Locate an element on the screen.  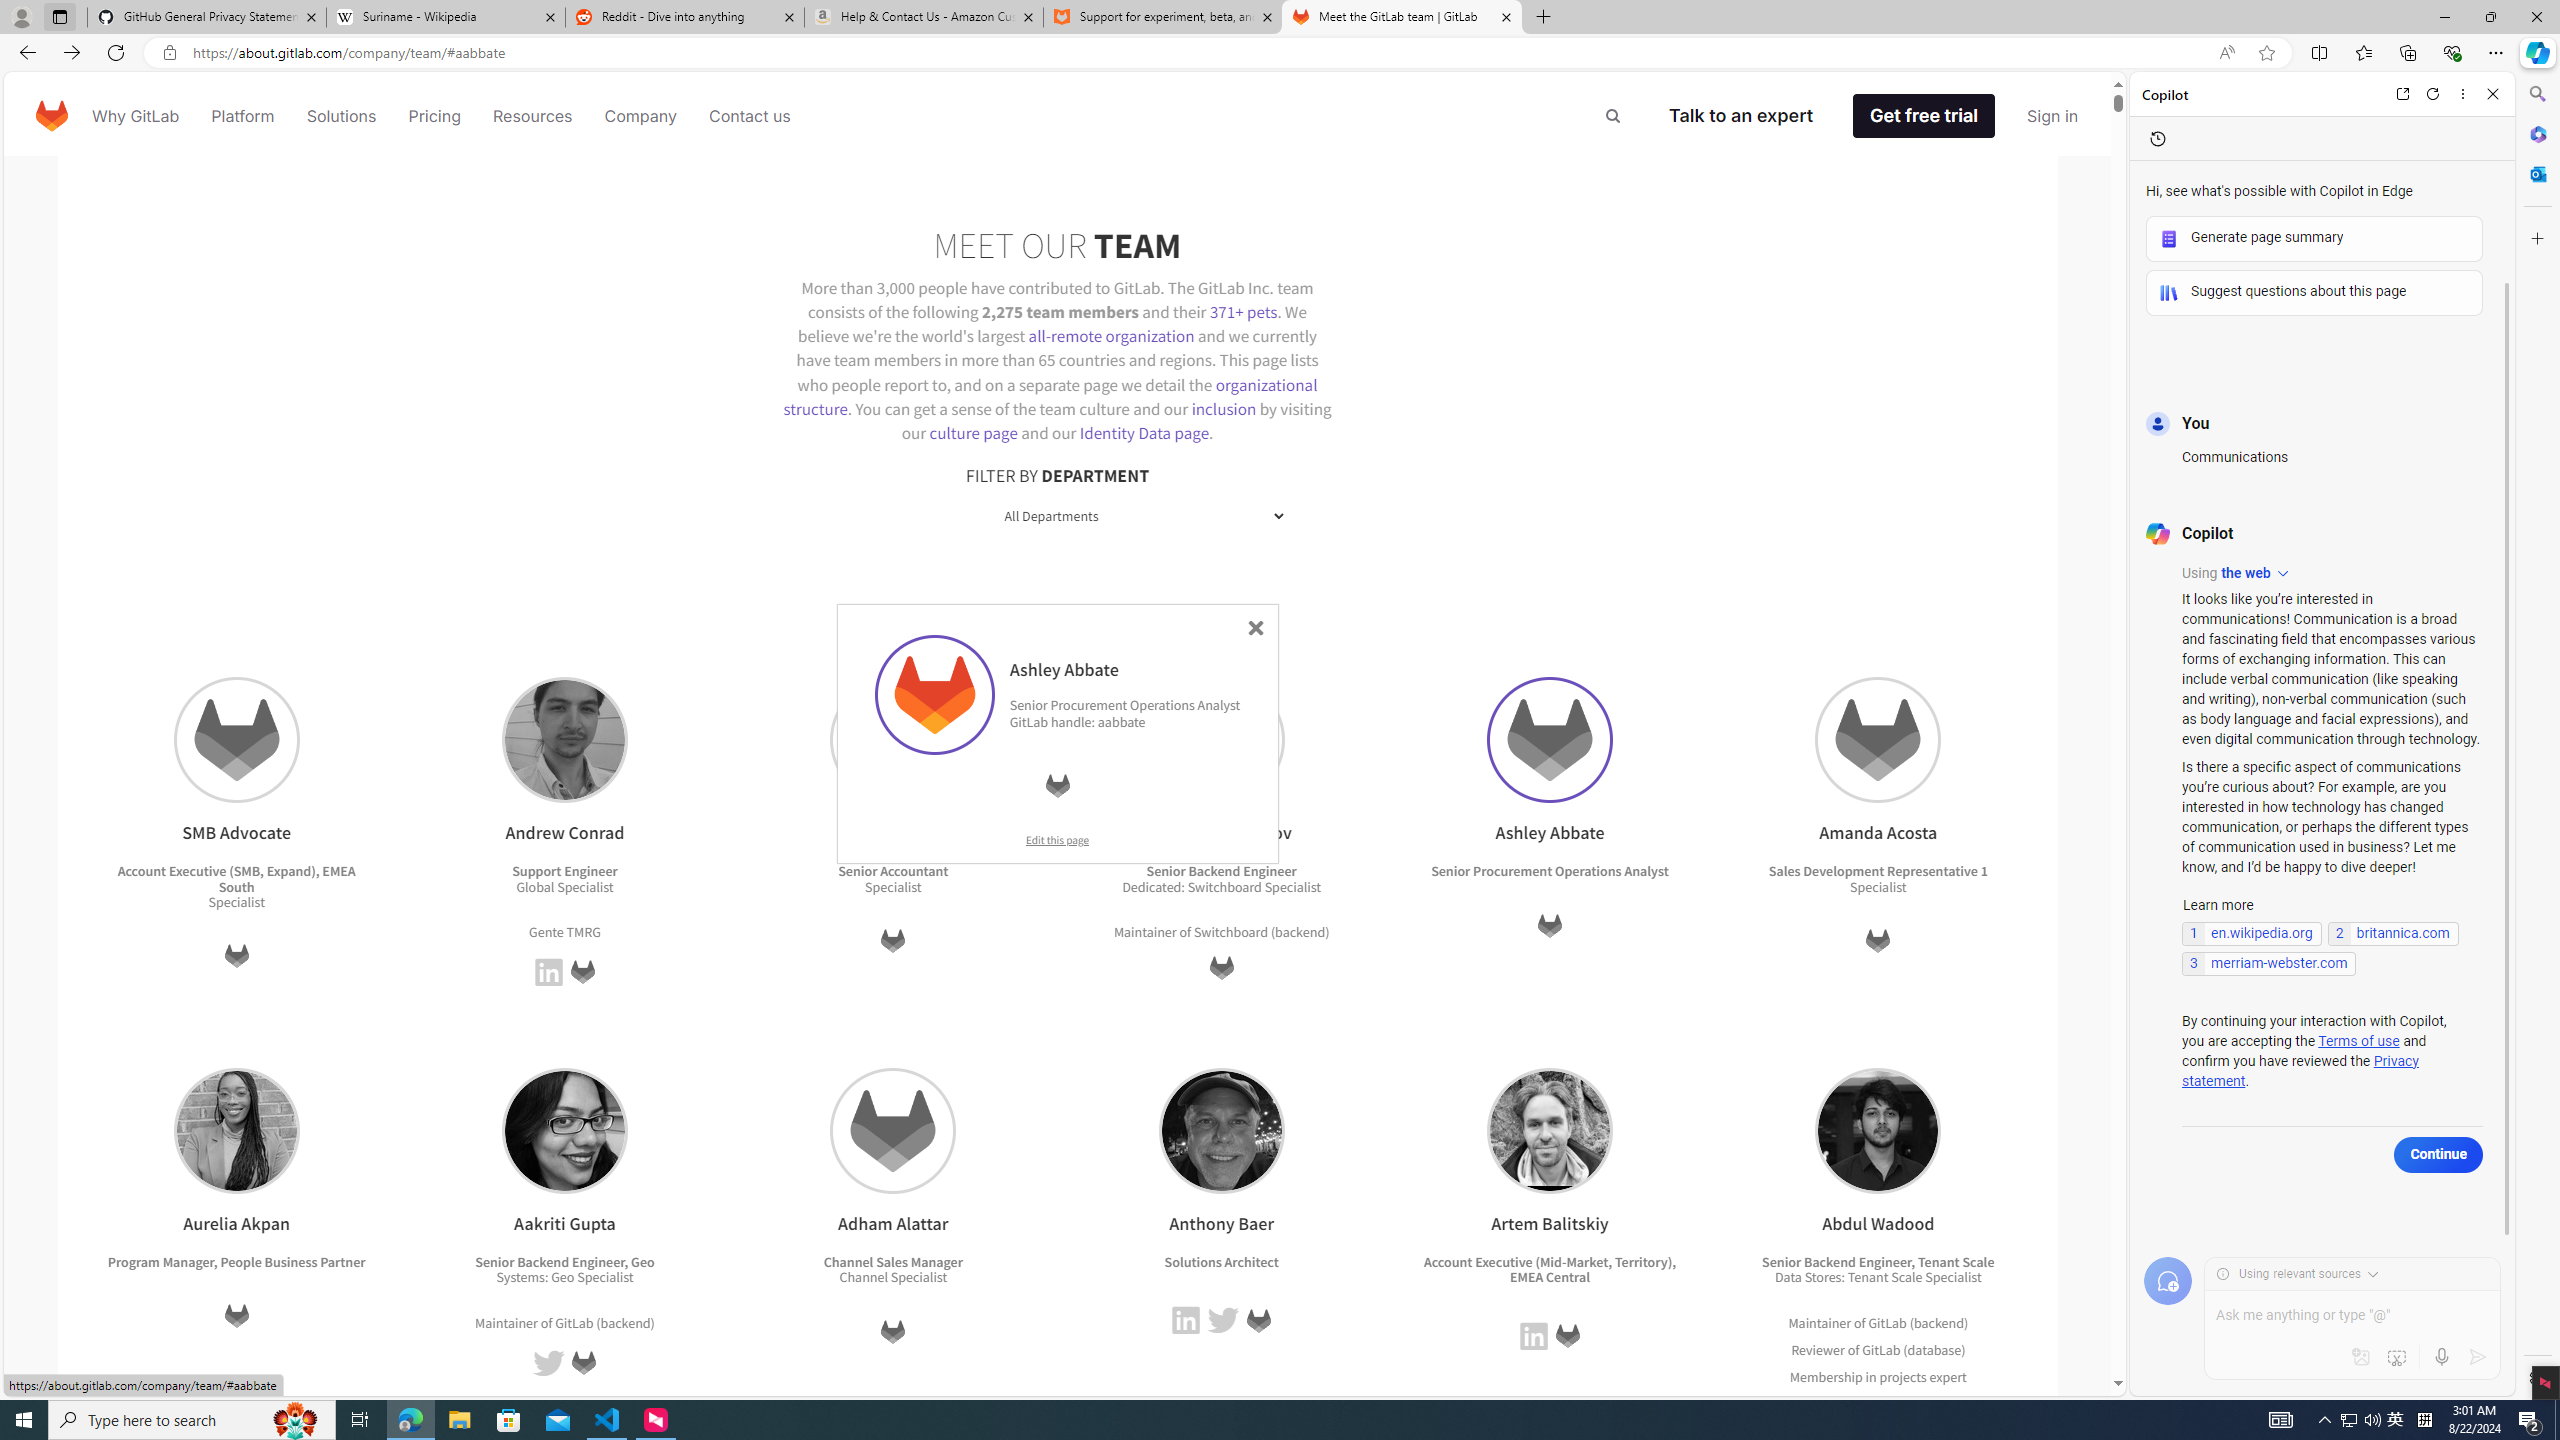
'Resources' is located at coordinates (531, 114).